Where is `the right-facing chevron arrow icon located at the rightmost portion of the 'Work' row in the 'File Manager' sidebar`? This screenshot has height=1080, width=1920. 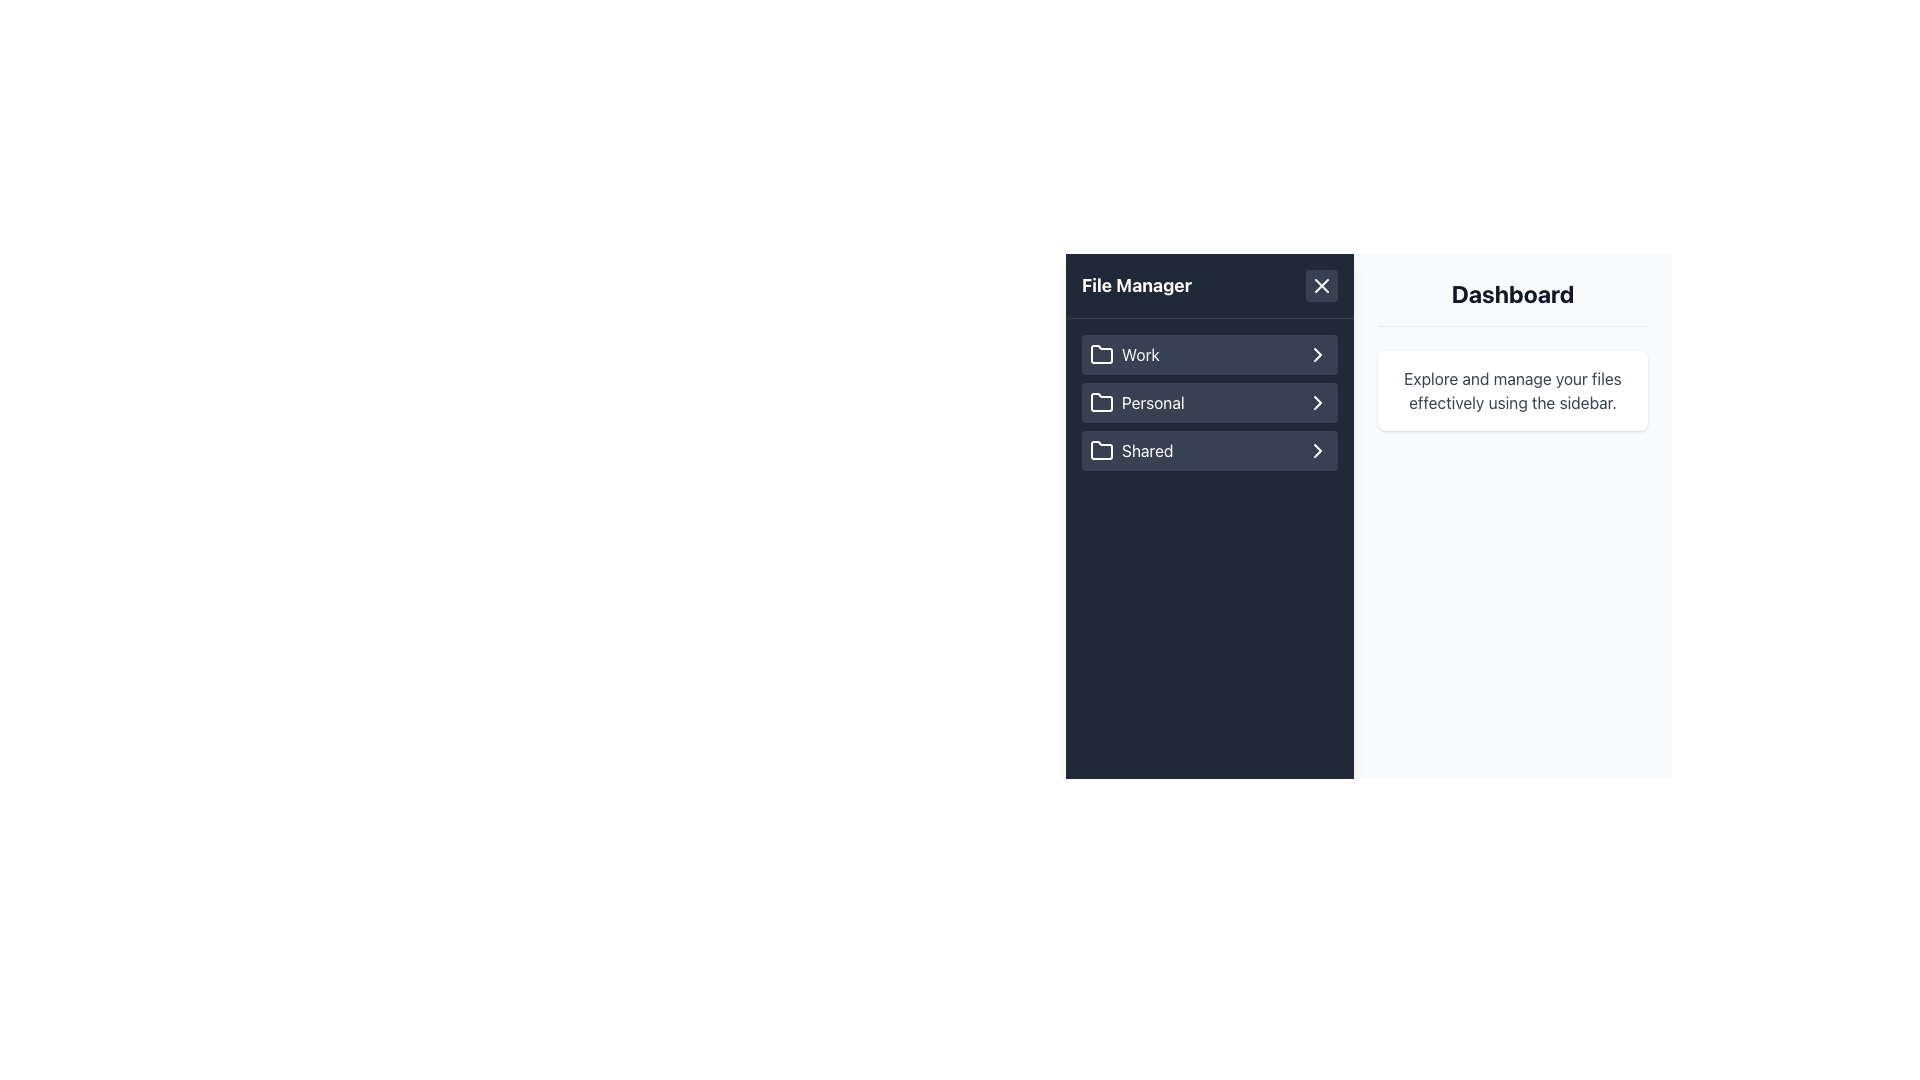
the right-facing chevron arrow icon located at the rightmost portion of the 'Work' row in the 'File Manager' sidebar is located at coordinates (1318, 353).